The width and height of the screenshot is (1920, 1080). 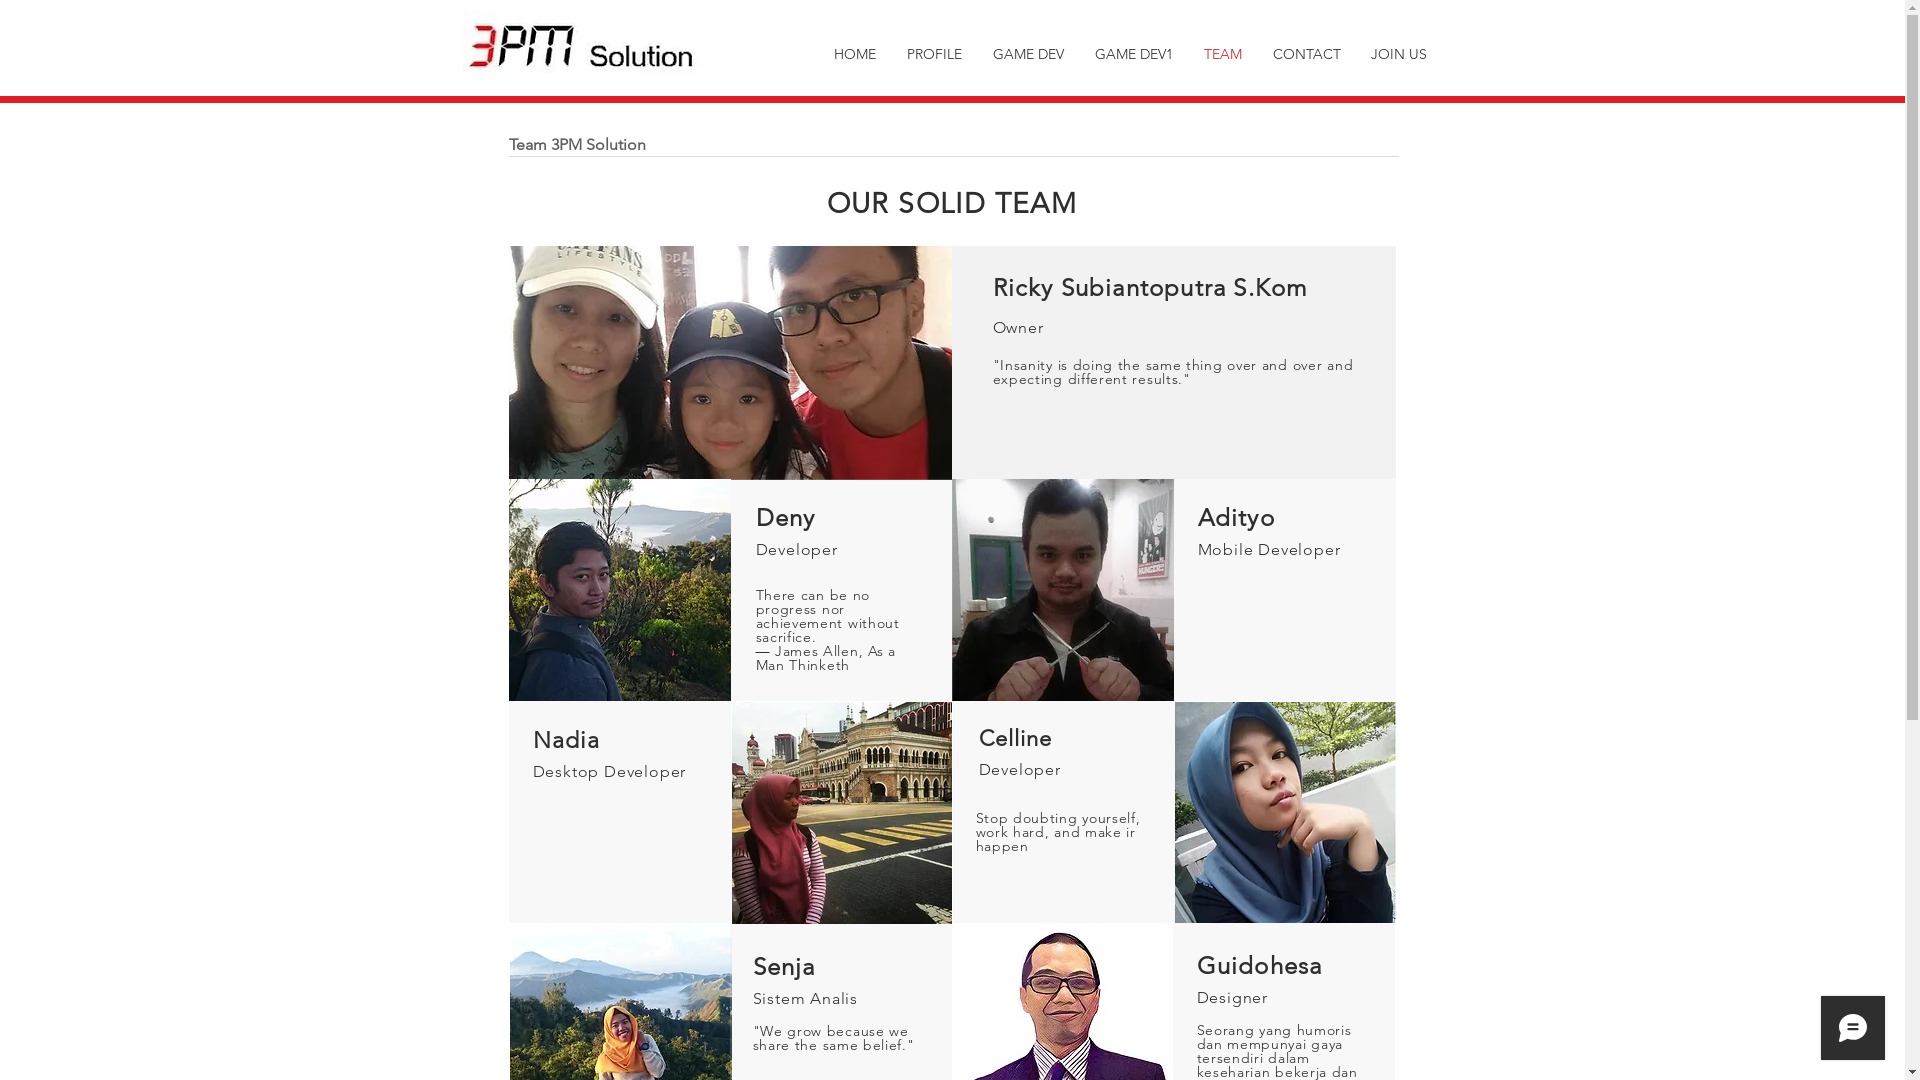 I want to click on 'JOIN US', so click(x=1397, y=53).